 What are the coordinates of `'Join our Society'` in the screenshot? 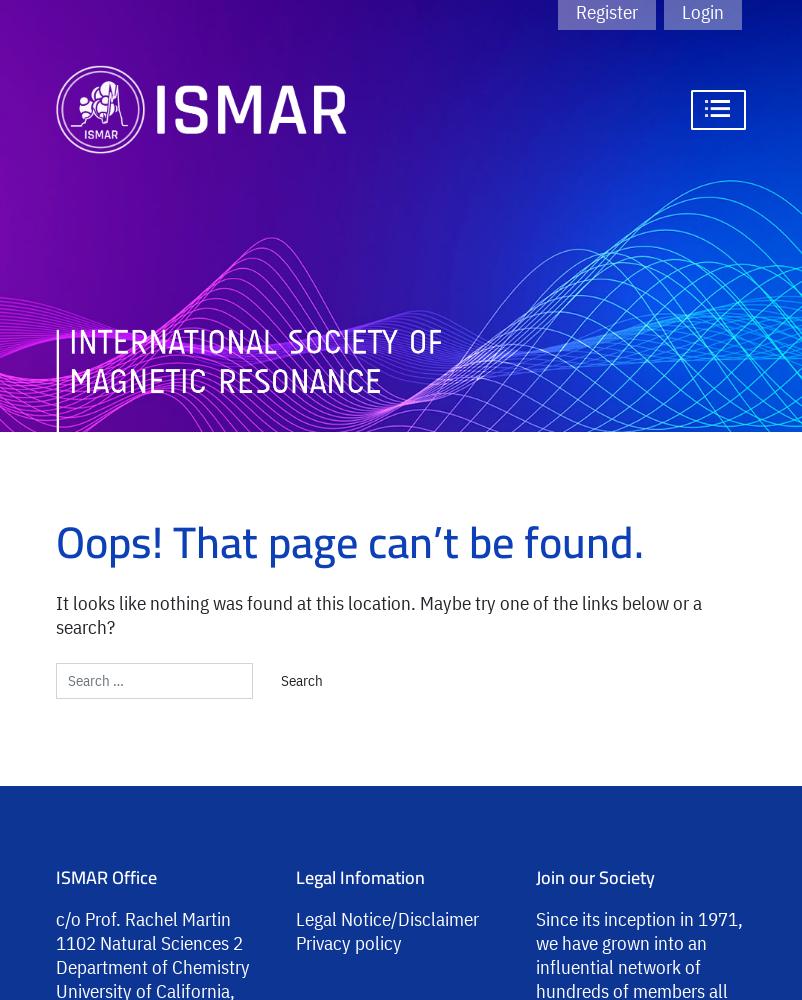 It's located at (534, 876).